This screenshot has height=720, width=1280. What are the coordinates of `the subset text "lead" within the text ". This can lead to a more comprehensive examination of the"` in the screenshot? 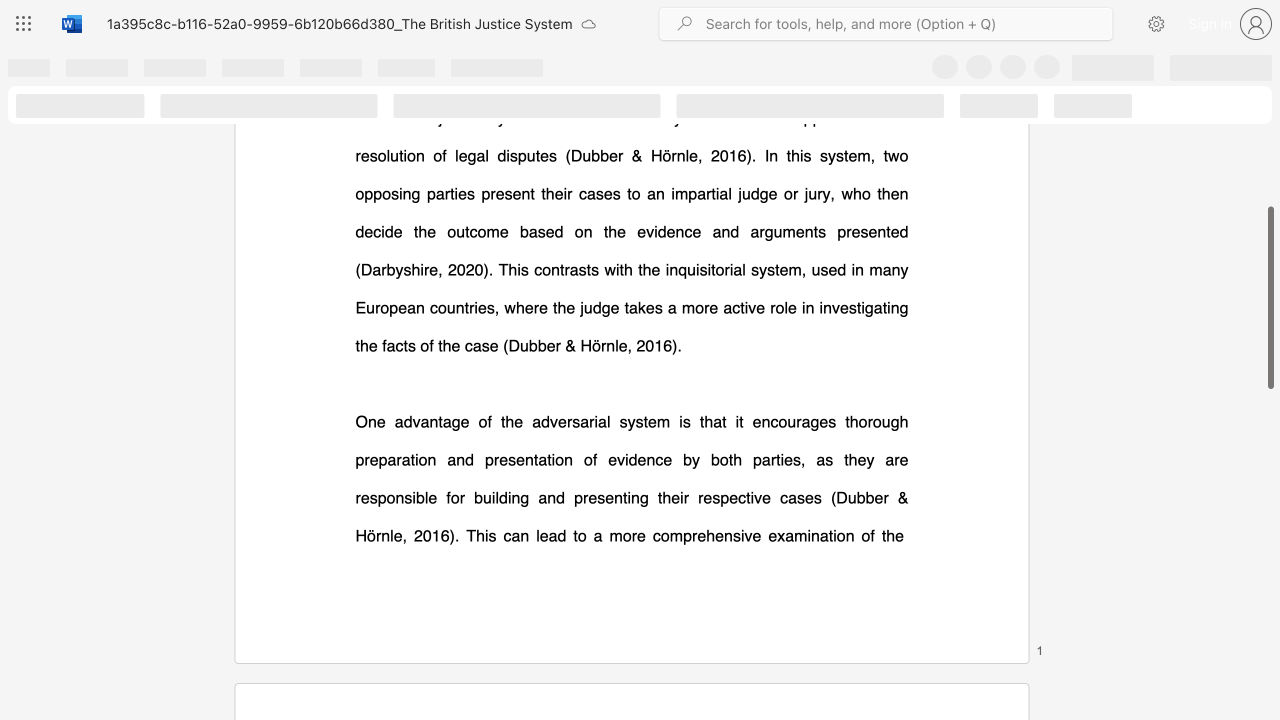 It's located at (536, 534).